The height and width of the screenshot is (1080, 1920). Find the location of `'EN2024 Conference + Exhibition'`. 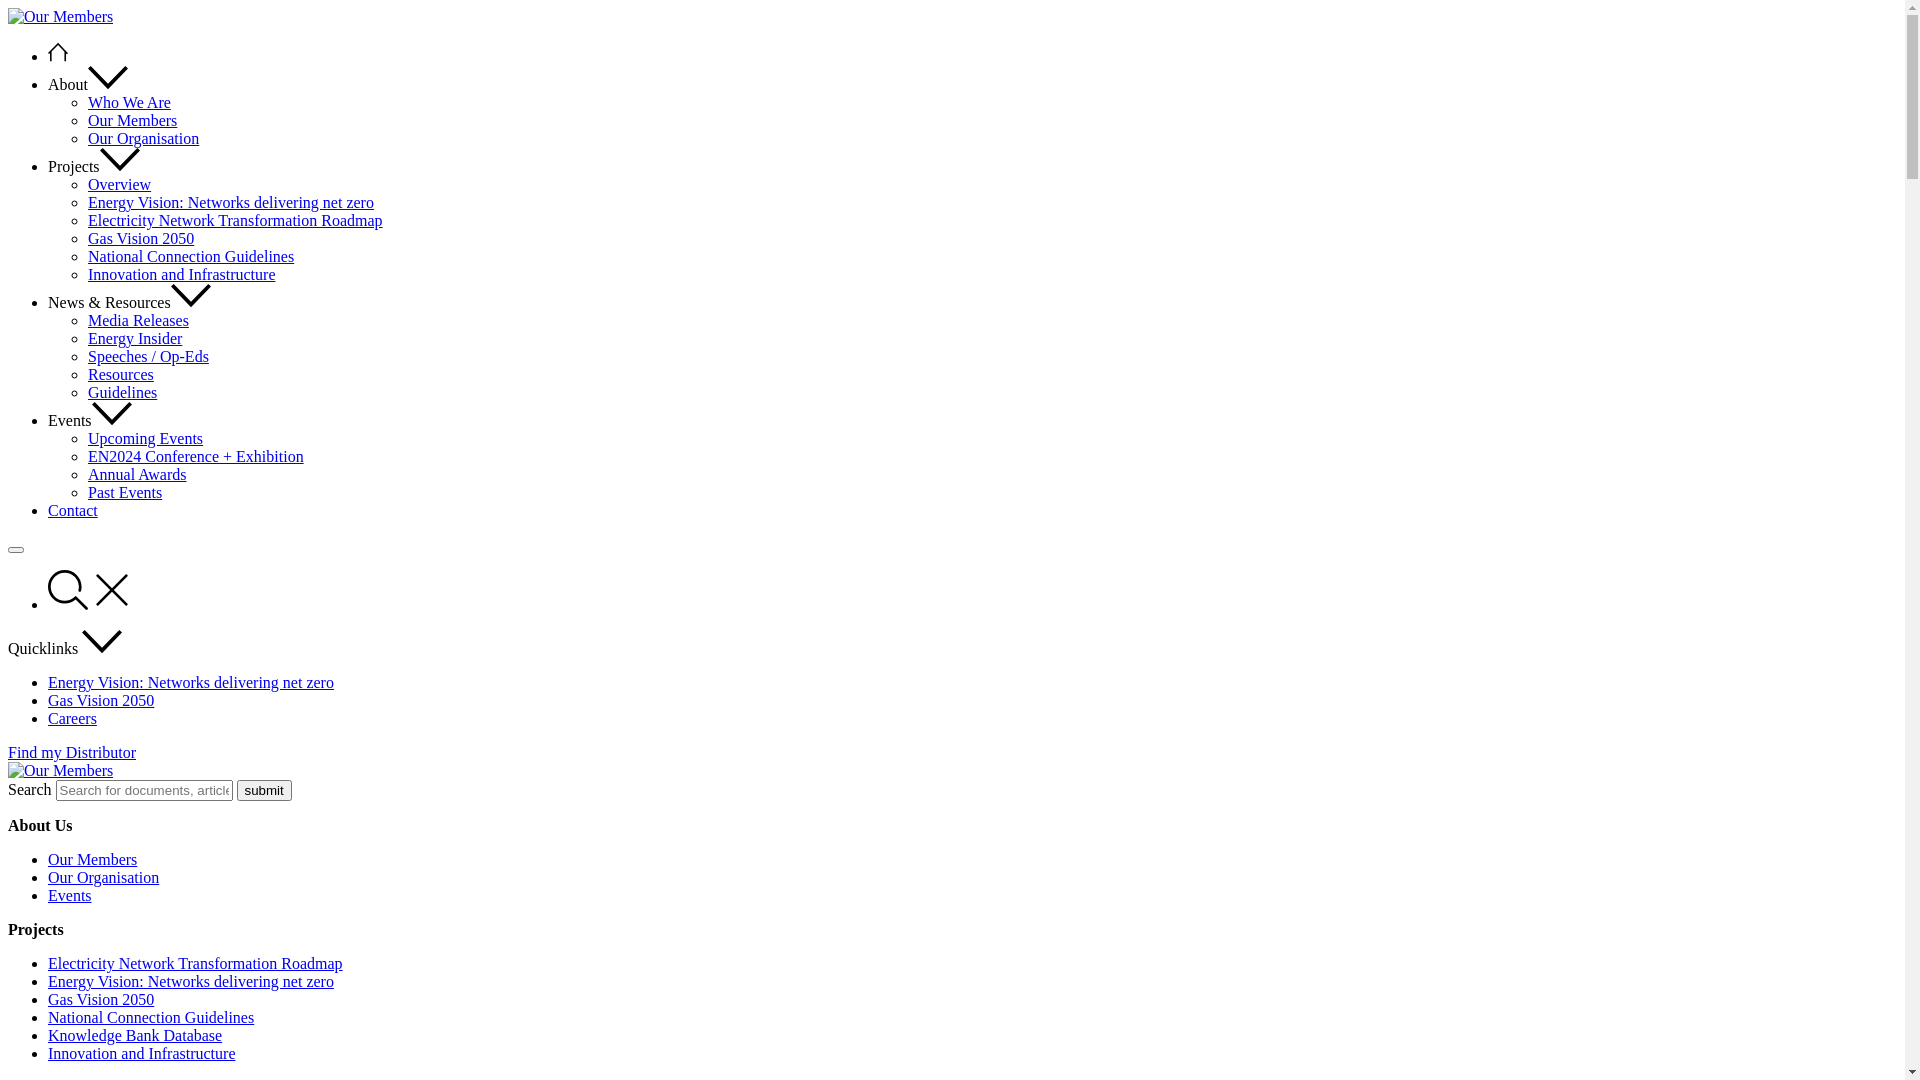

'EN2024 Conference + Exhibition' is located at coordinates (196, 456).